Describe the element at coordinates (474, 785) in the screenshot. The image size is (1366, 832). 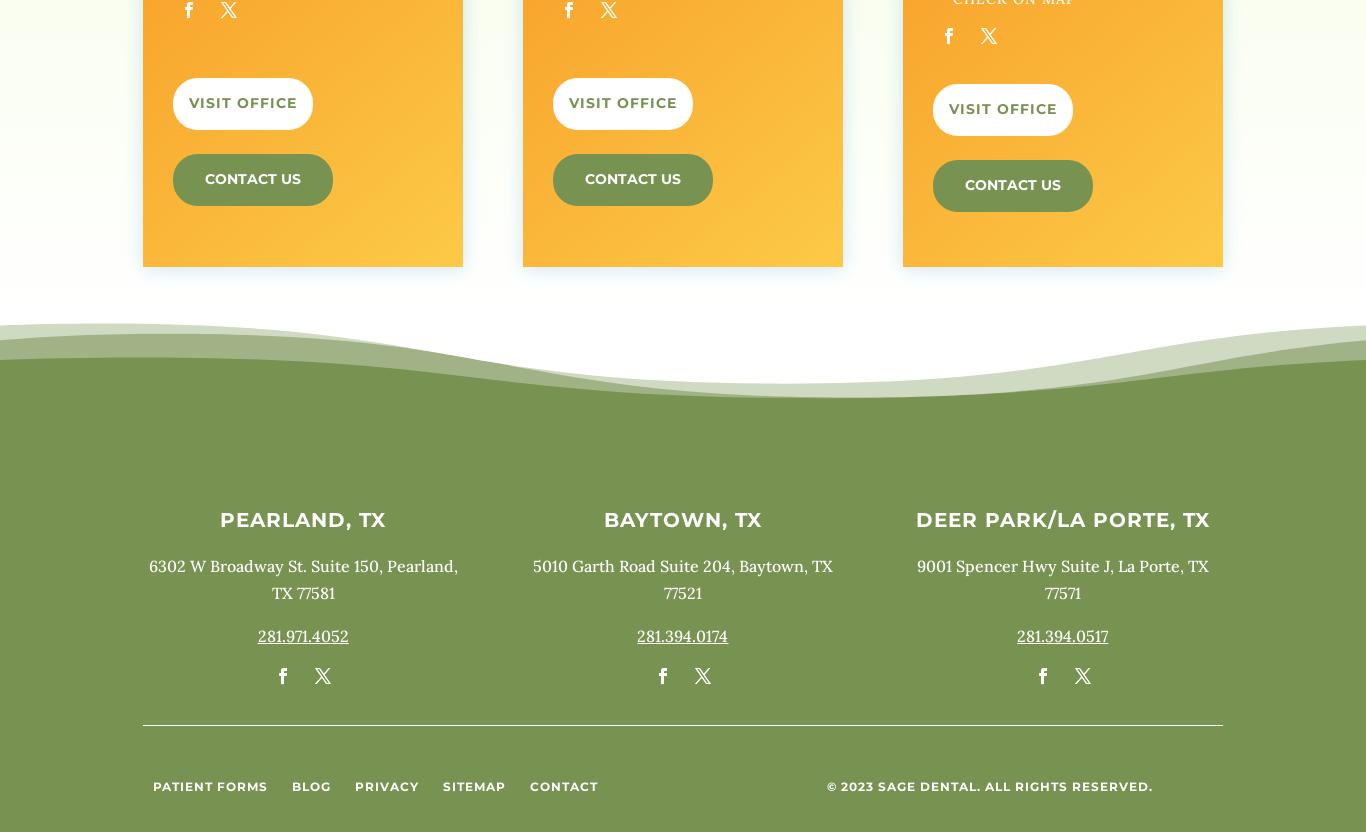
I see `'Sitemap'` at that location.